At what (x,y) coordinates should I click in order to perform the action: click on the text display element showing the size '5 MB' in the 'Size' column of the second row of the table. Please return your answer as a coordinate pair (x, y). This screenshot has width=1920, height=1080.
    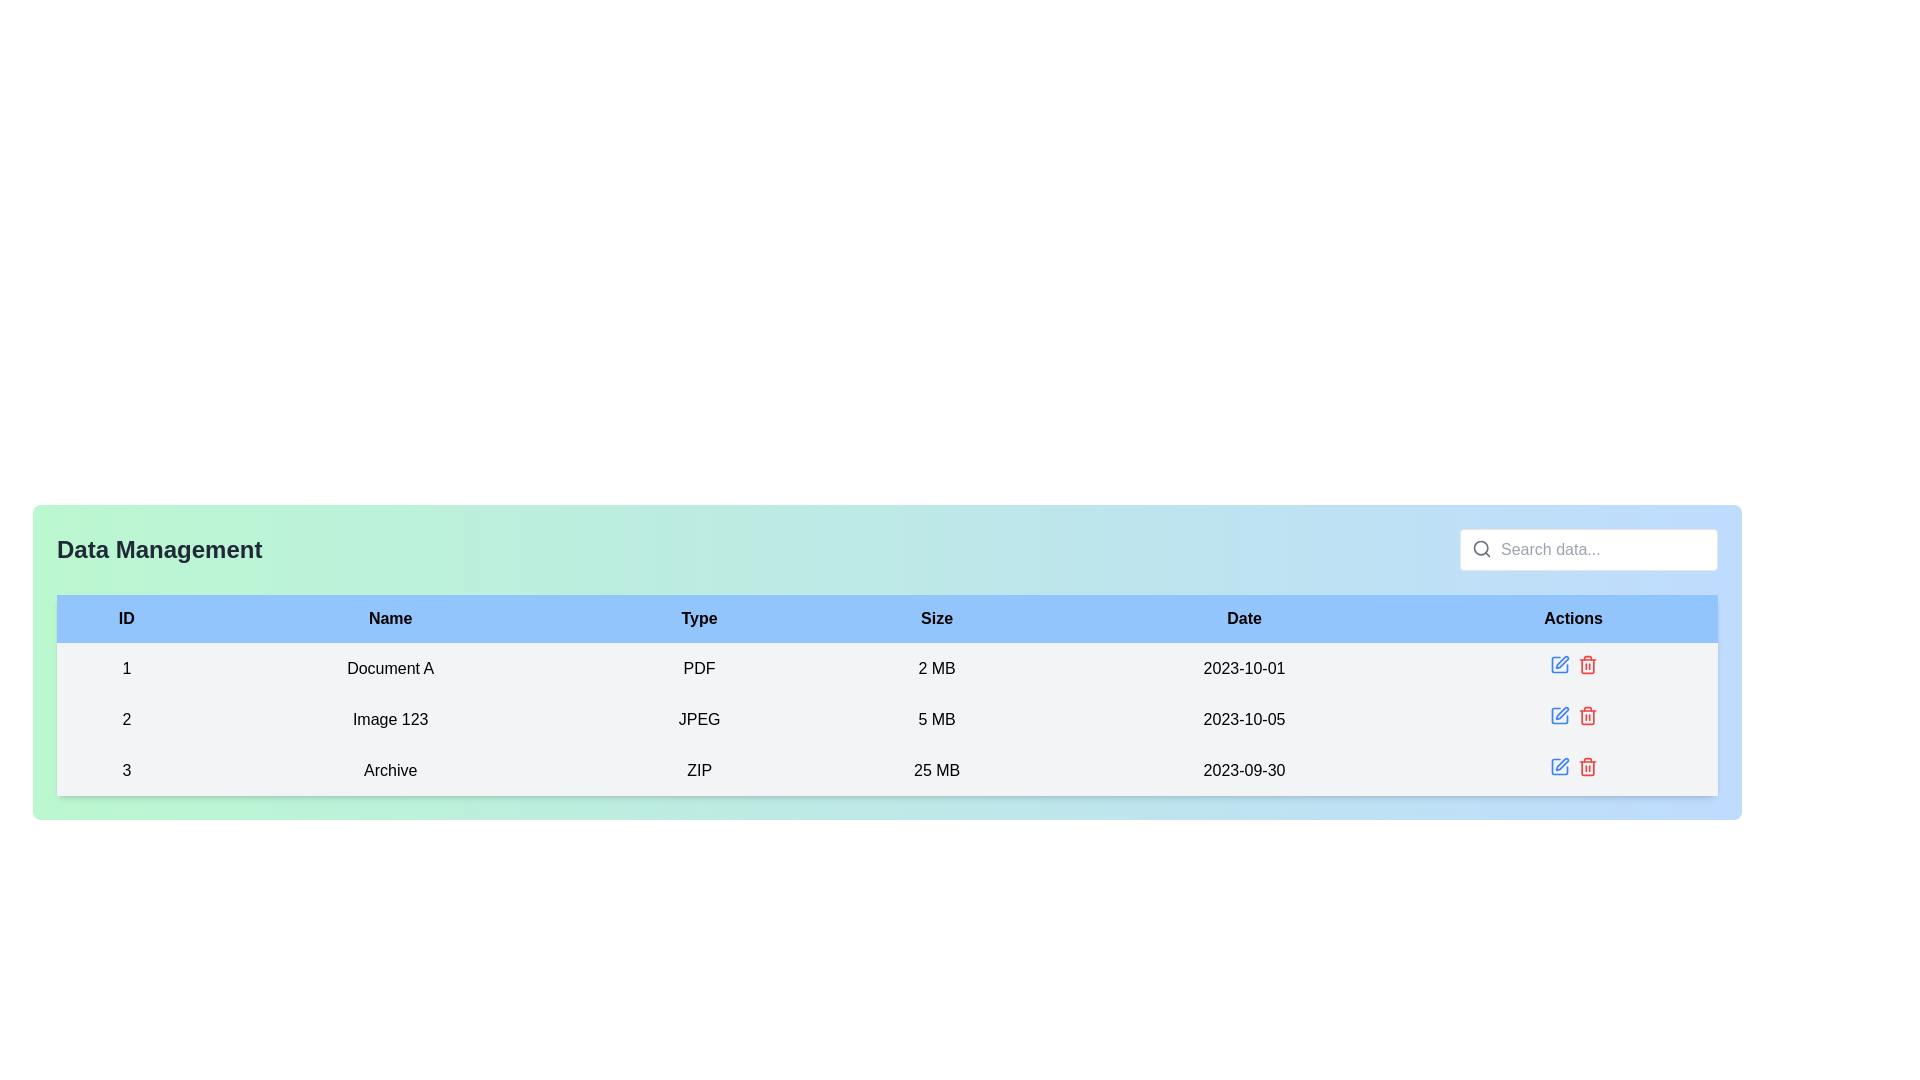
    Looking at the image, I should click on (936, 718).